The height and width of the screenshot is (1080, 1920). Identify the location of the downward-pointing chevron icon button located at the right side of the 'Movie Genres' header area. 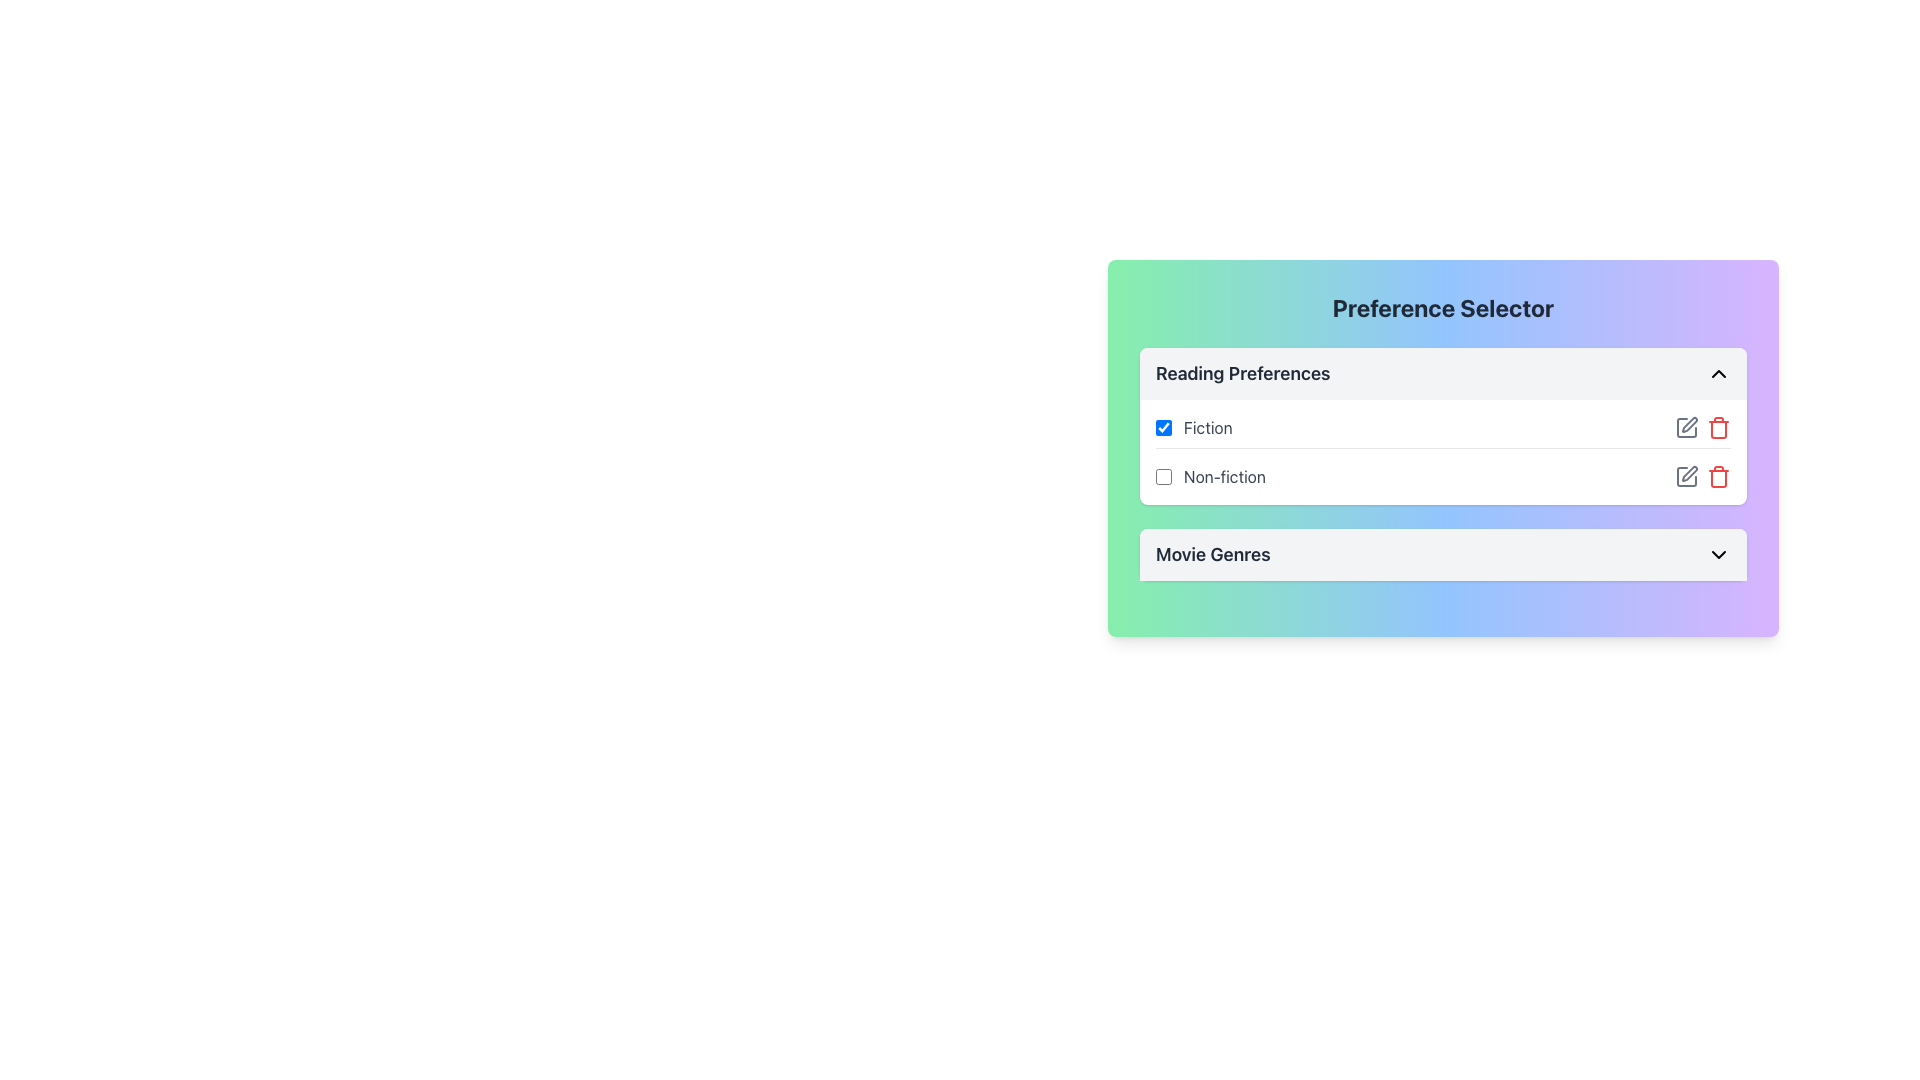
(1717, 555).